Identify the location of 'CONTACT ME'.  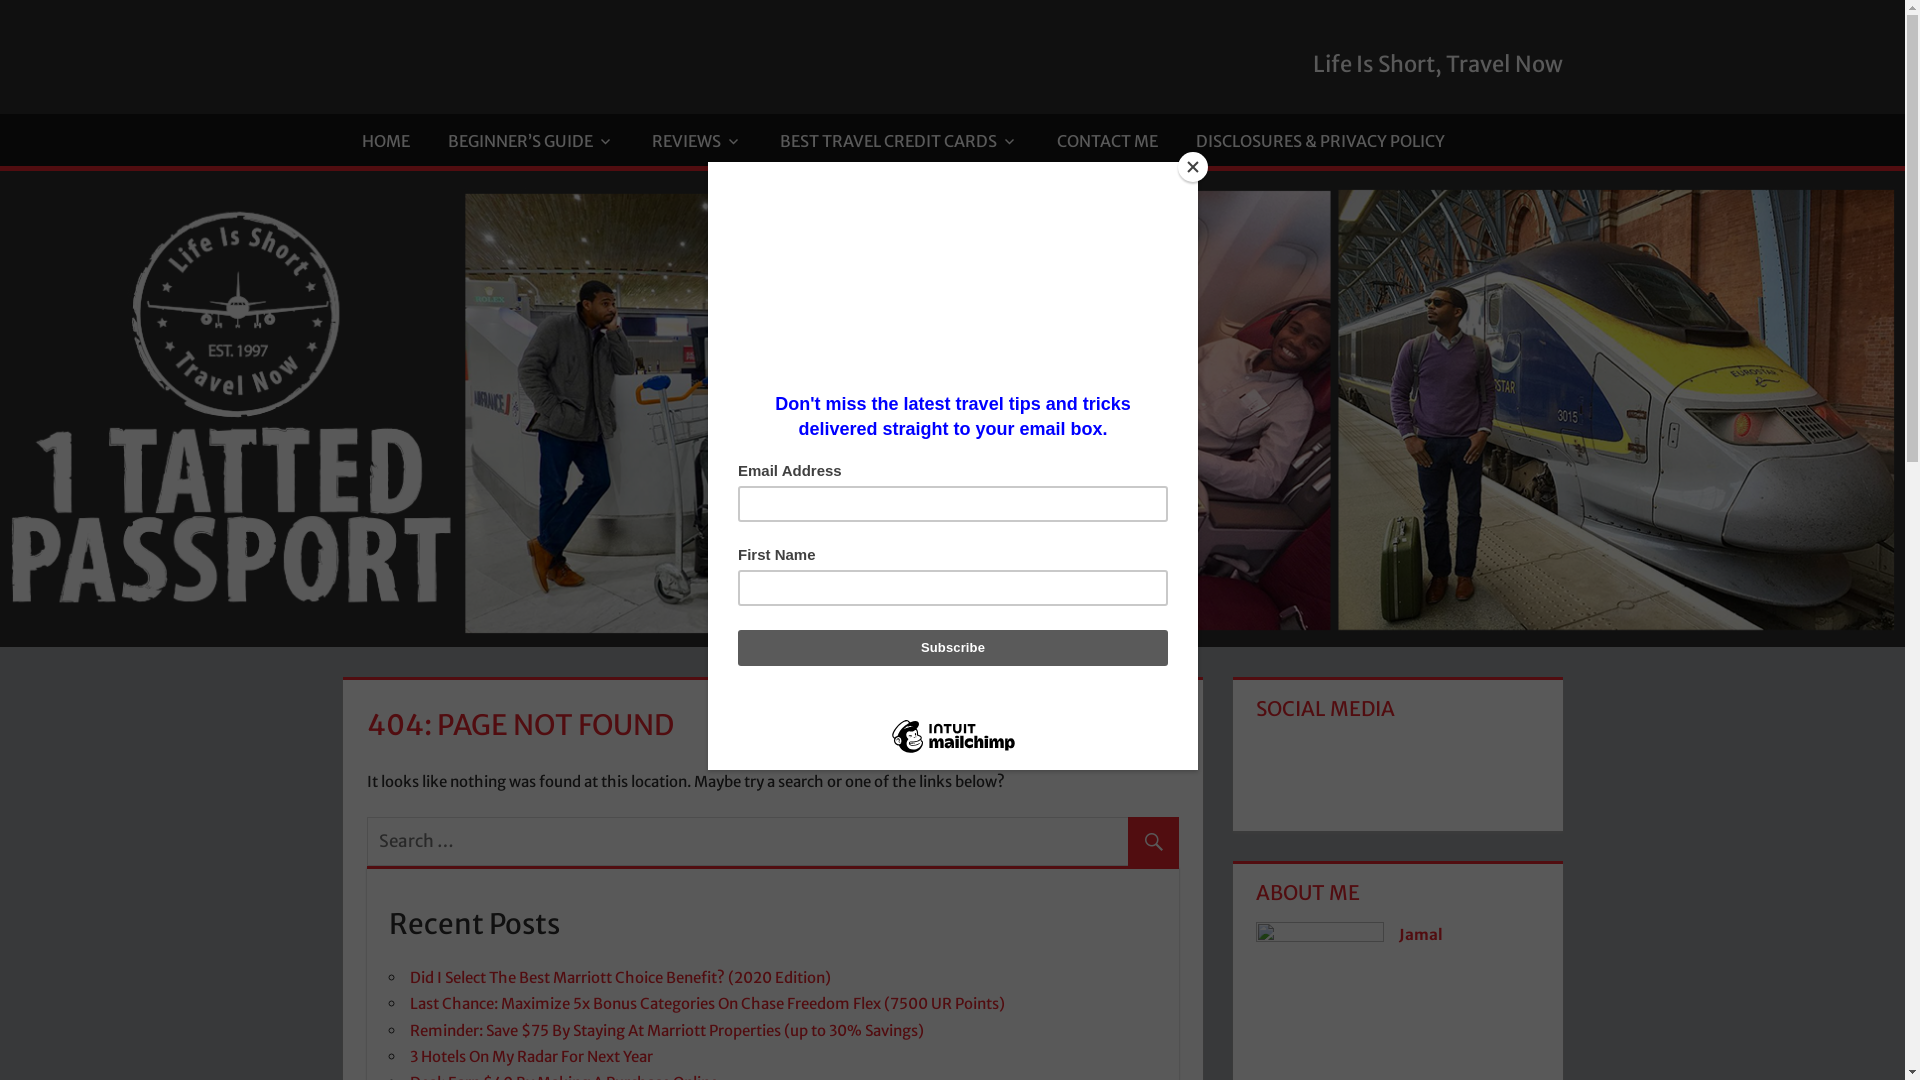
(1105, 138).